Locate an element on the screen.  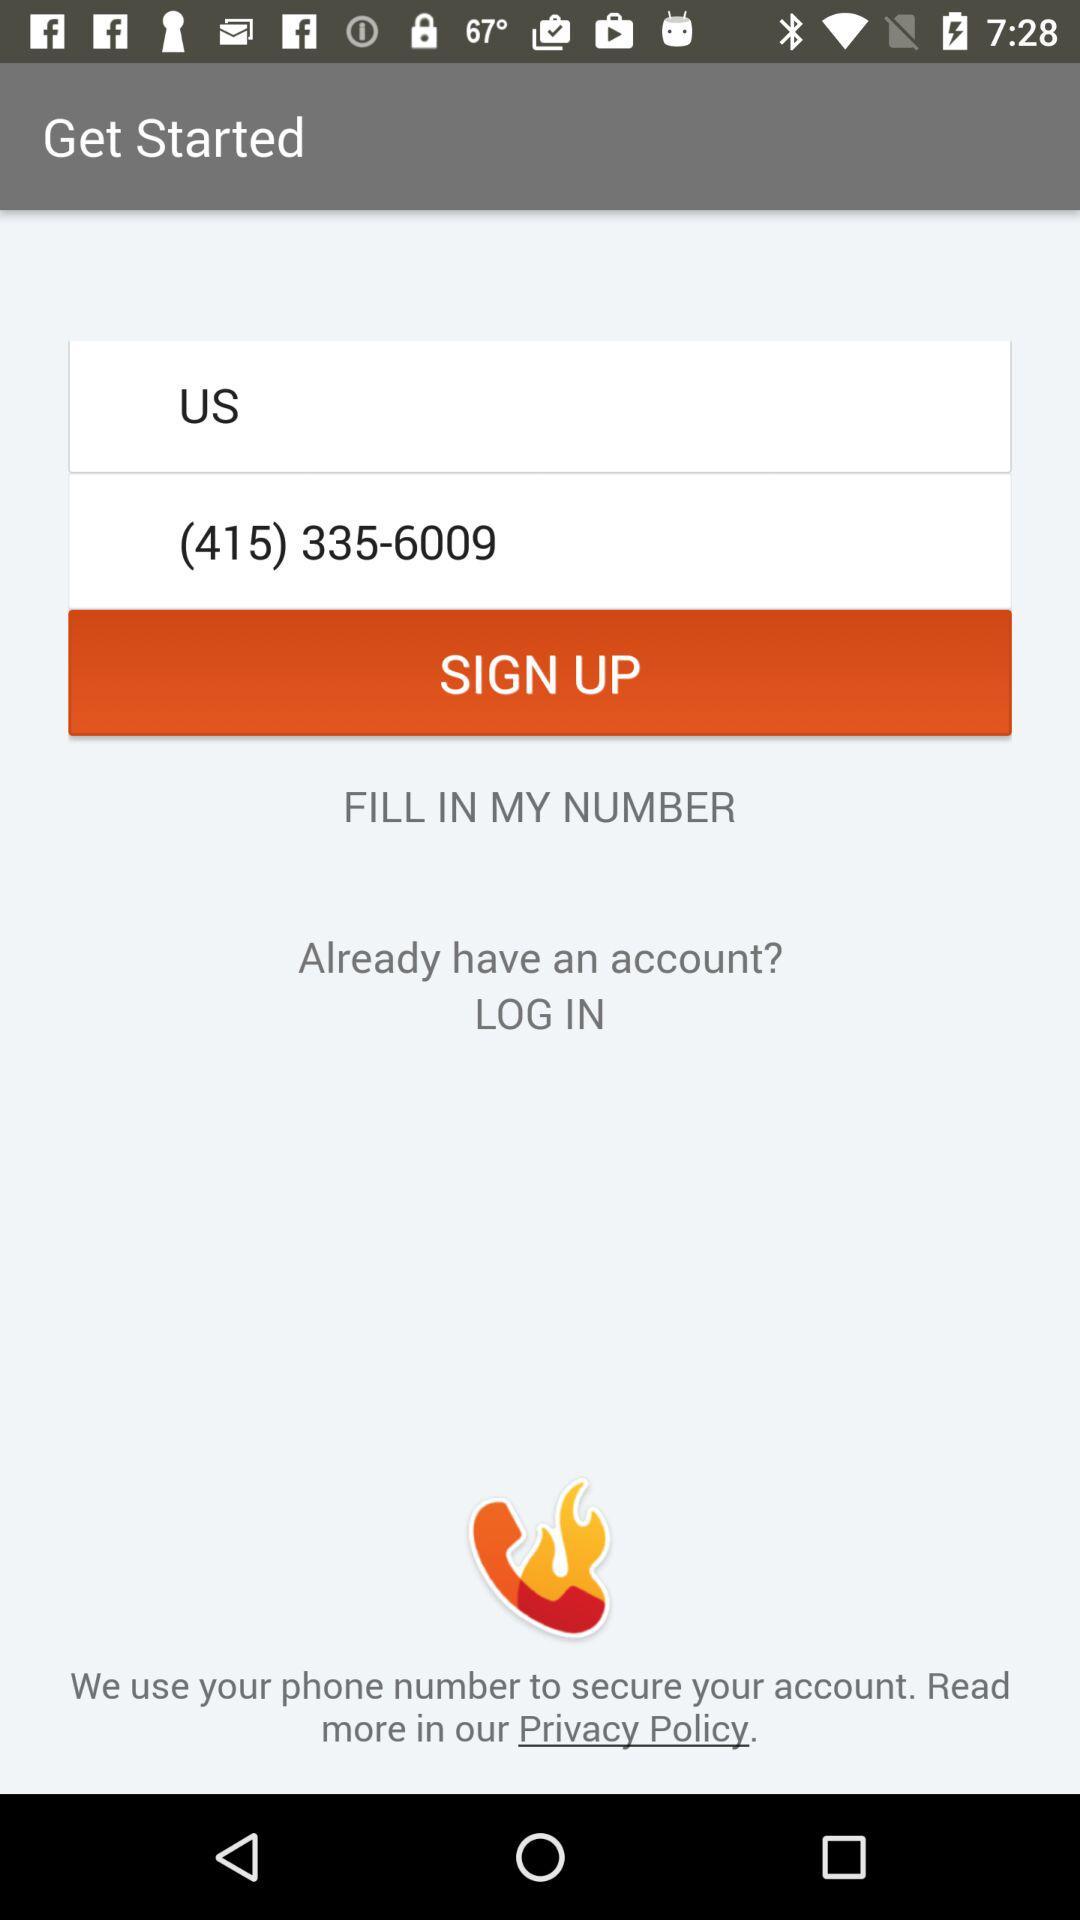
the icon above already have an icon is located at coordinates (538, 805).